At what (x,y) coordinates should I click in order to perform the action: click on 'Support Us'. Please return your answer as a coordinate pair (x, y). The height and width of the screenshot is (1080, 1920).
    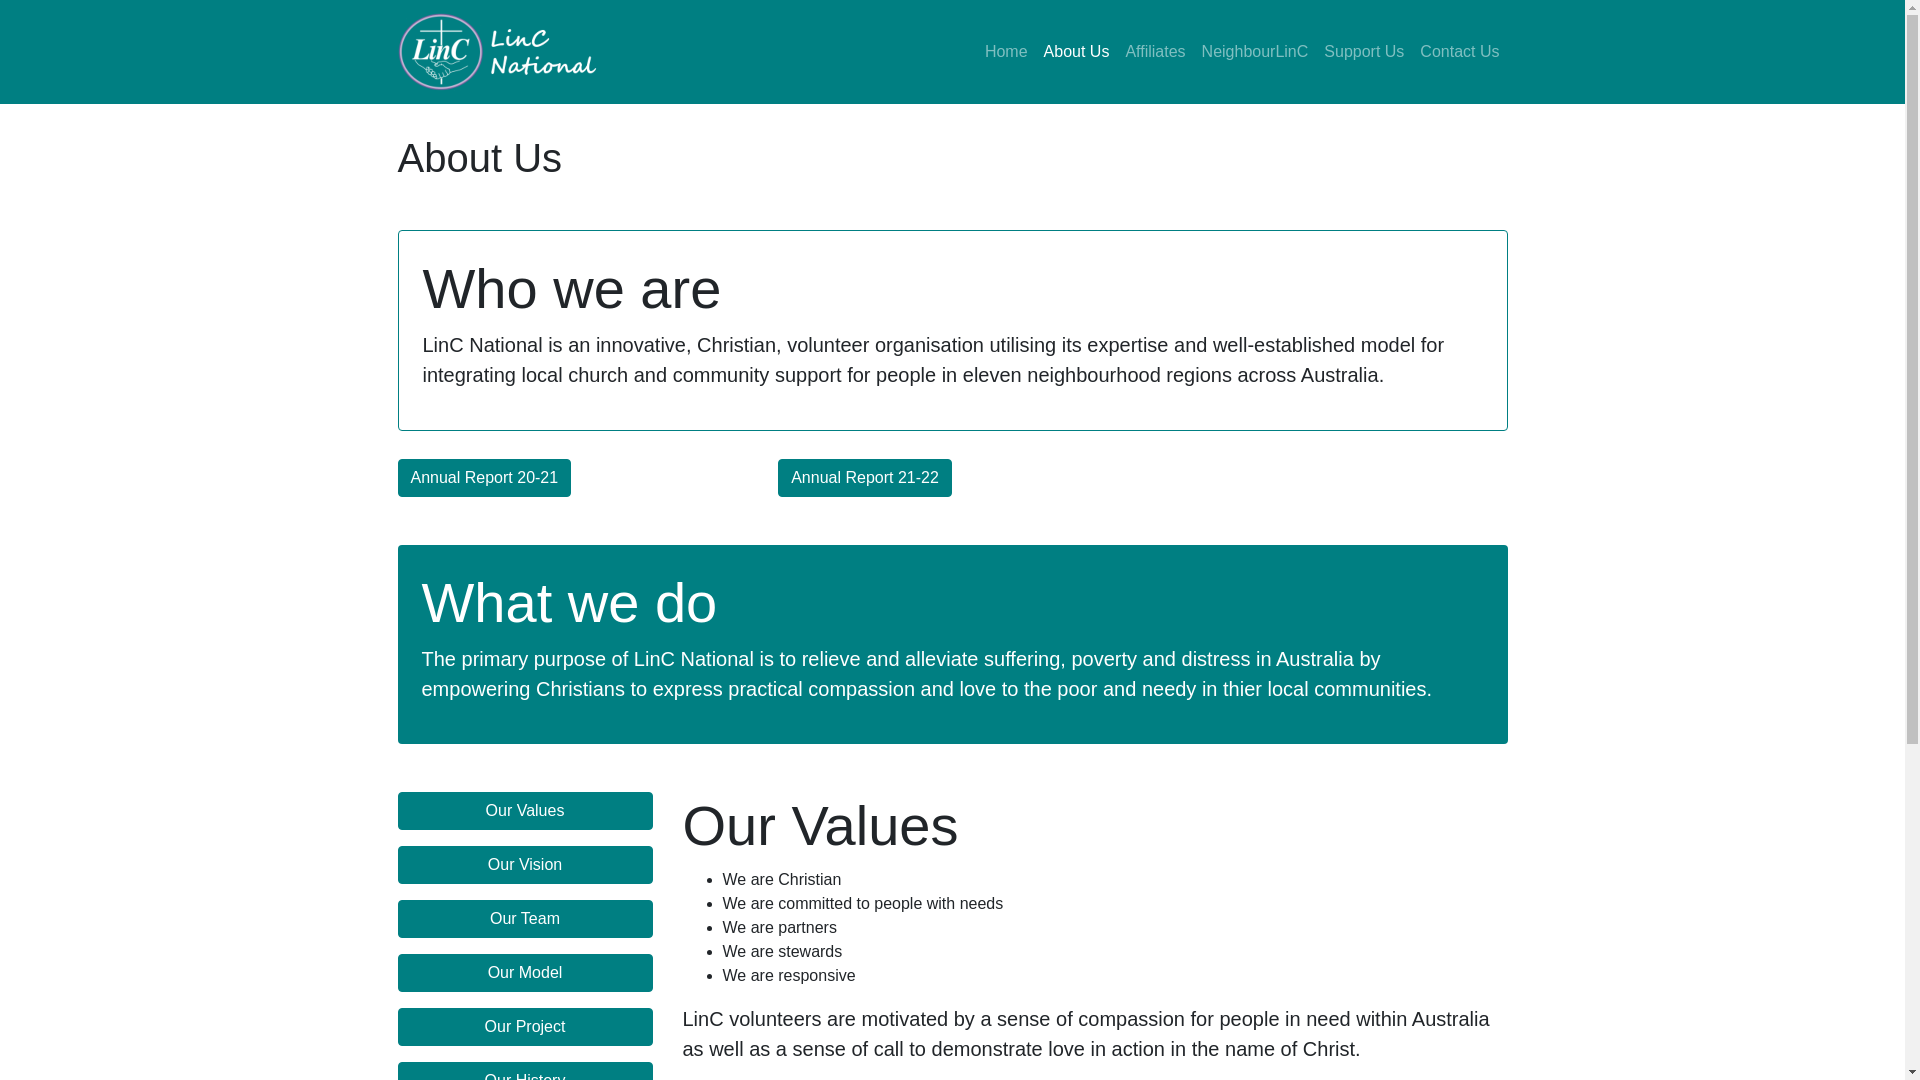
    Looking at the image, I should click on (1362, 50).